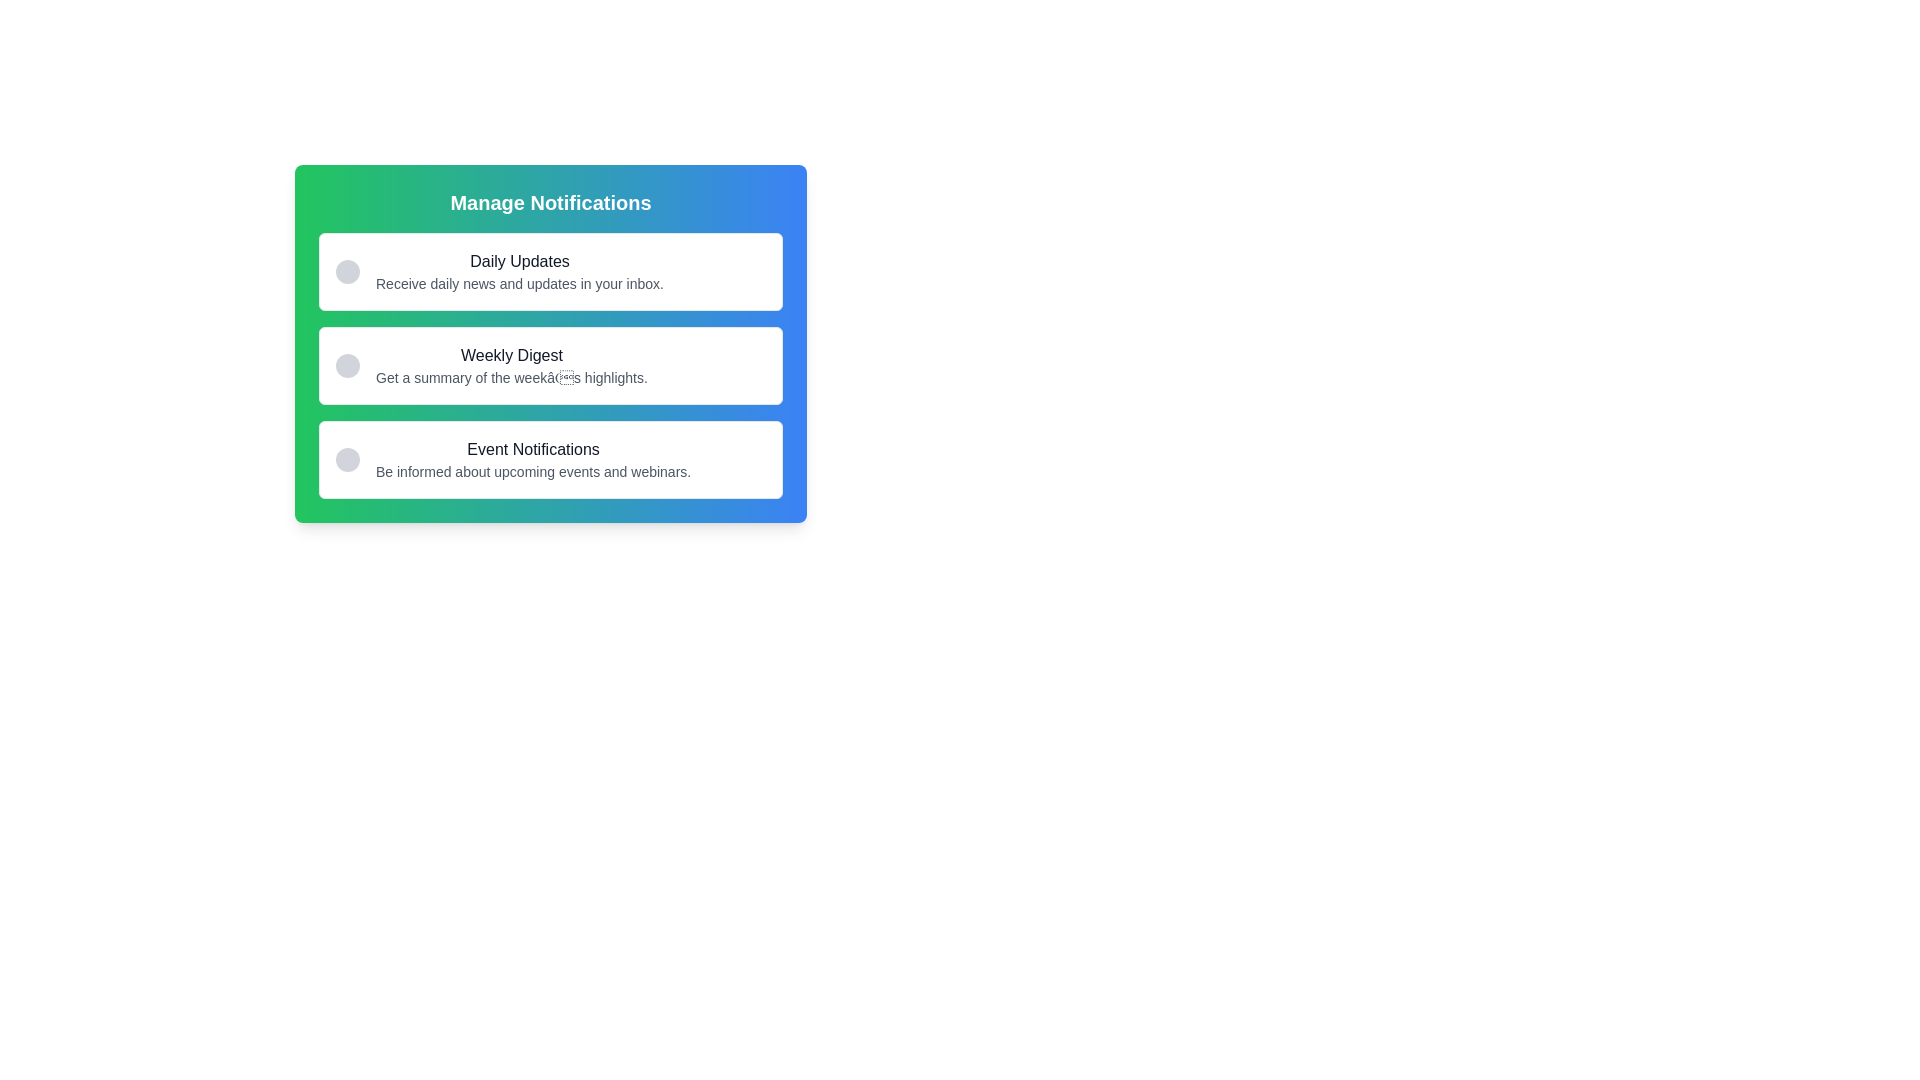 The image size is (1920, 1080). Describe the element at coordinates (347, 459) in the screenshot. I see `the leftmost circular toggle button in the 'Event Notifications' section` at that location.